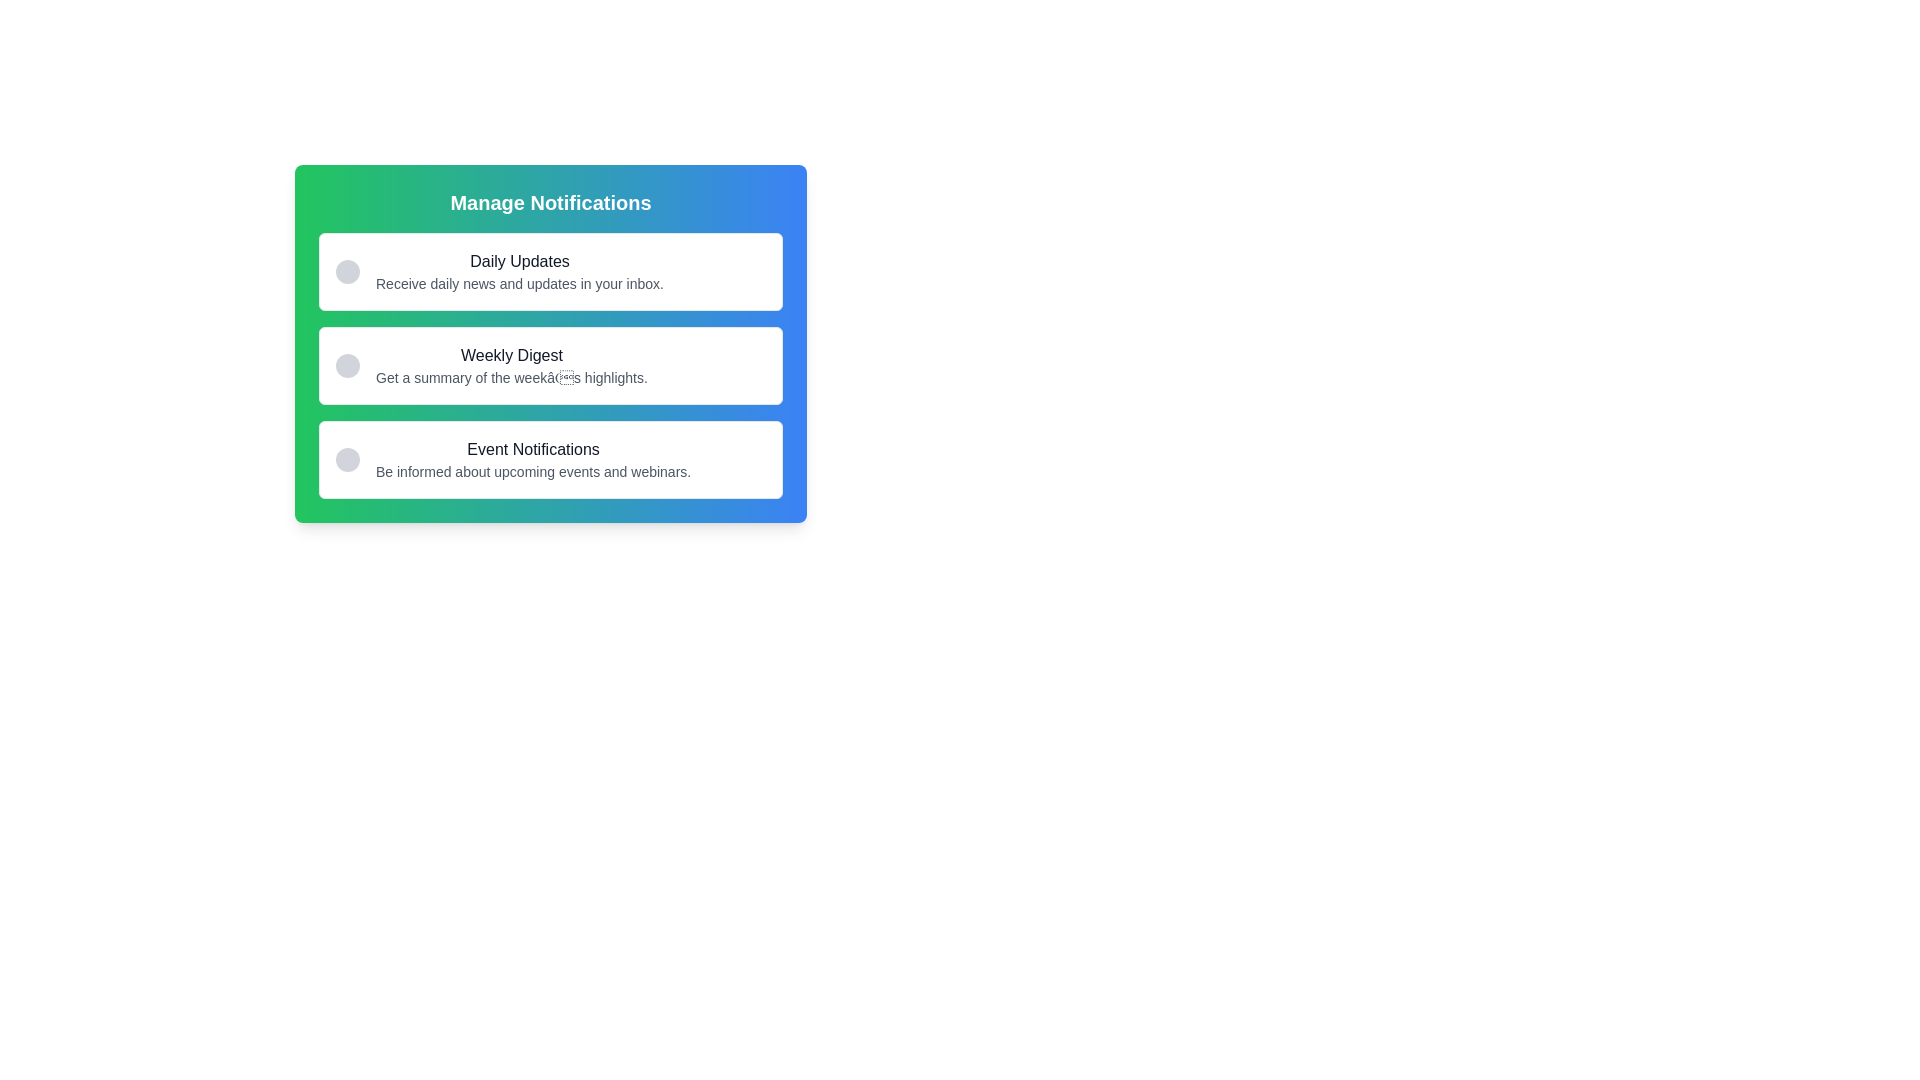 The image size is (1920, 1080). Describe the element at coordinates (347, 459) in the screenshot. I see `the leftmost circular toggle button in the 'Event Notifications' section` at that location.